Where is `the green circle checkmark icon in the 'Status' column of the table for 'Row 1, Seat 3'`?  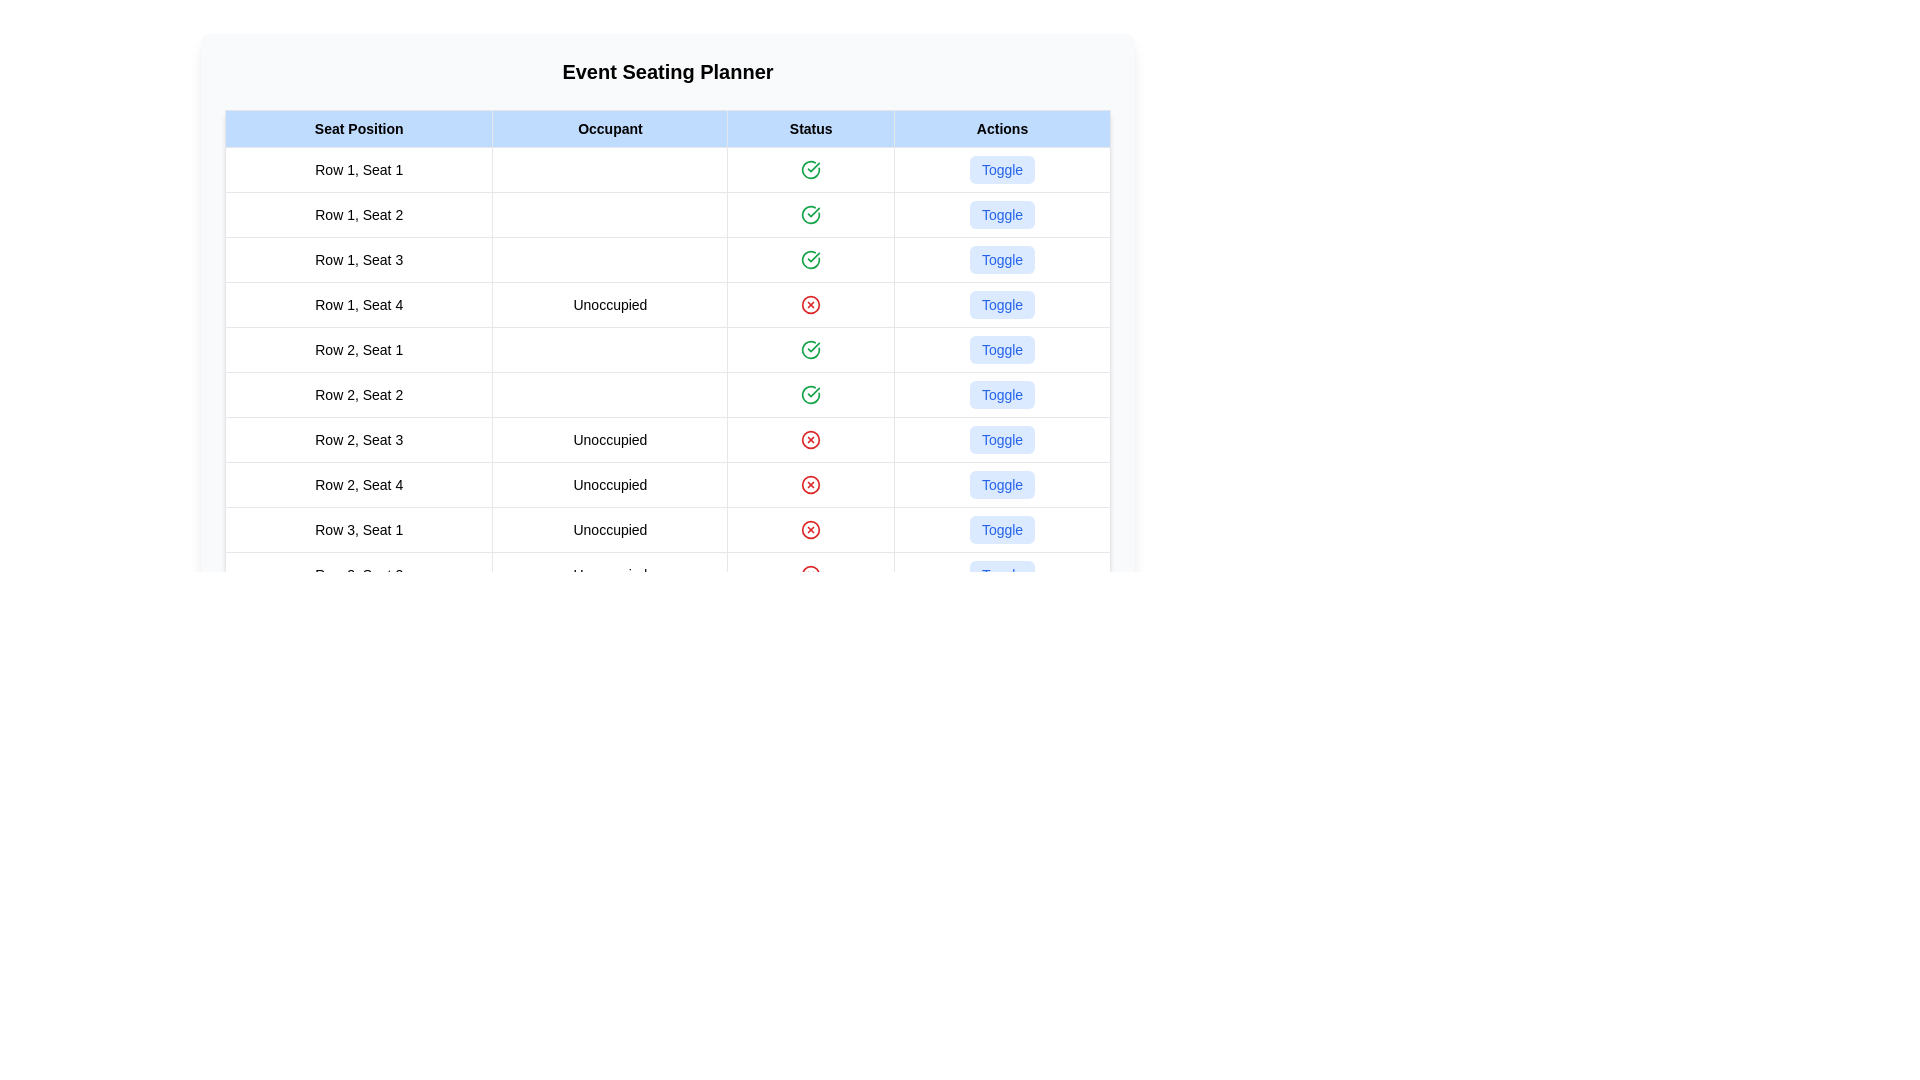 the green circle checkmark icon in the 'Status' column of the table for 'Row 1, Seat 3' is located at coordinates (811, 258).